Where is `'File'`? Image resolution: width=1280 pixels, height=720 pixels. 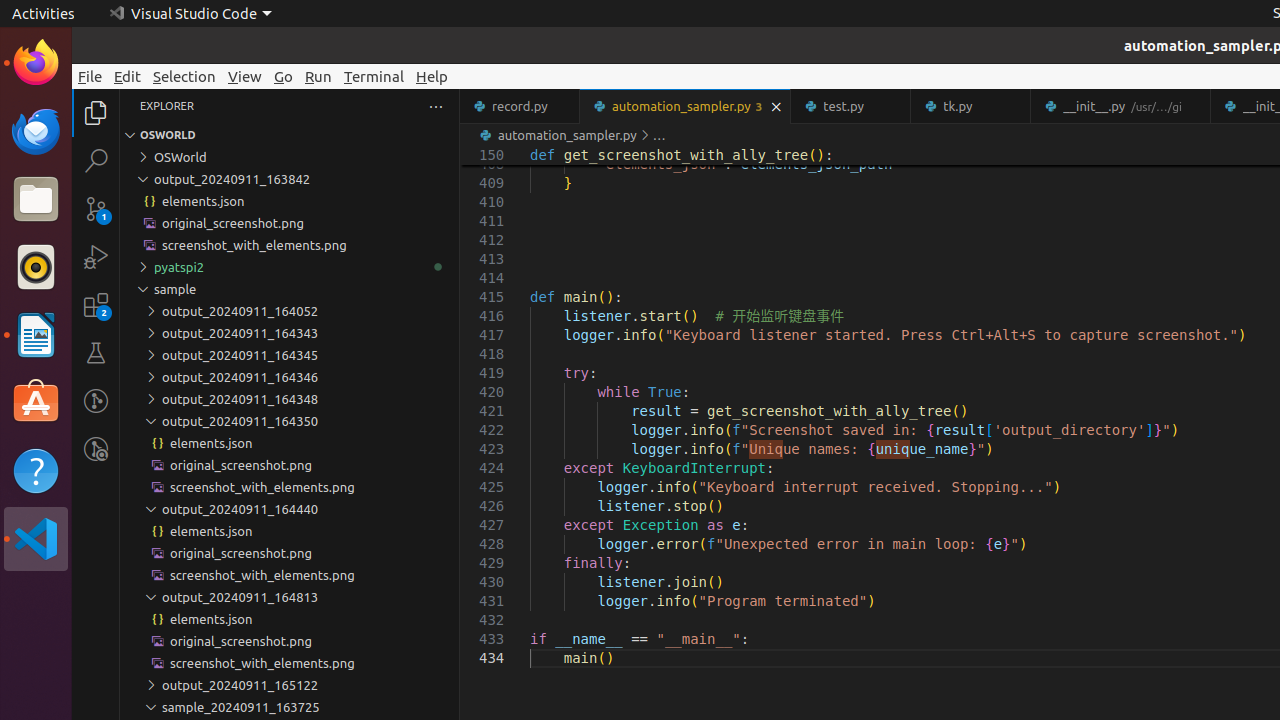
'File' is located at coordinates (88, 75).